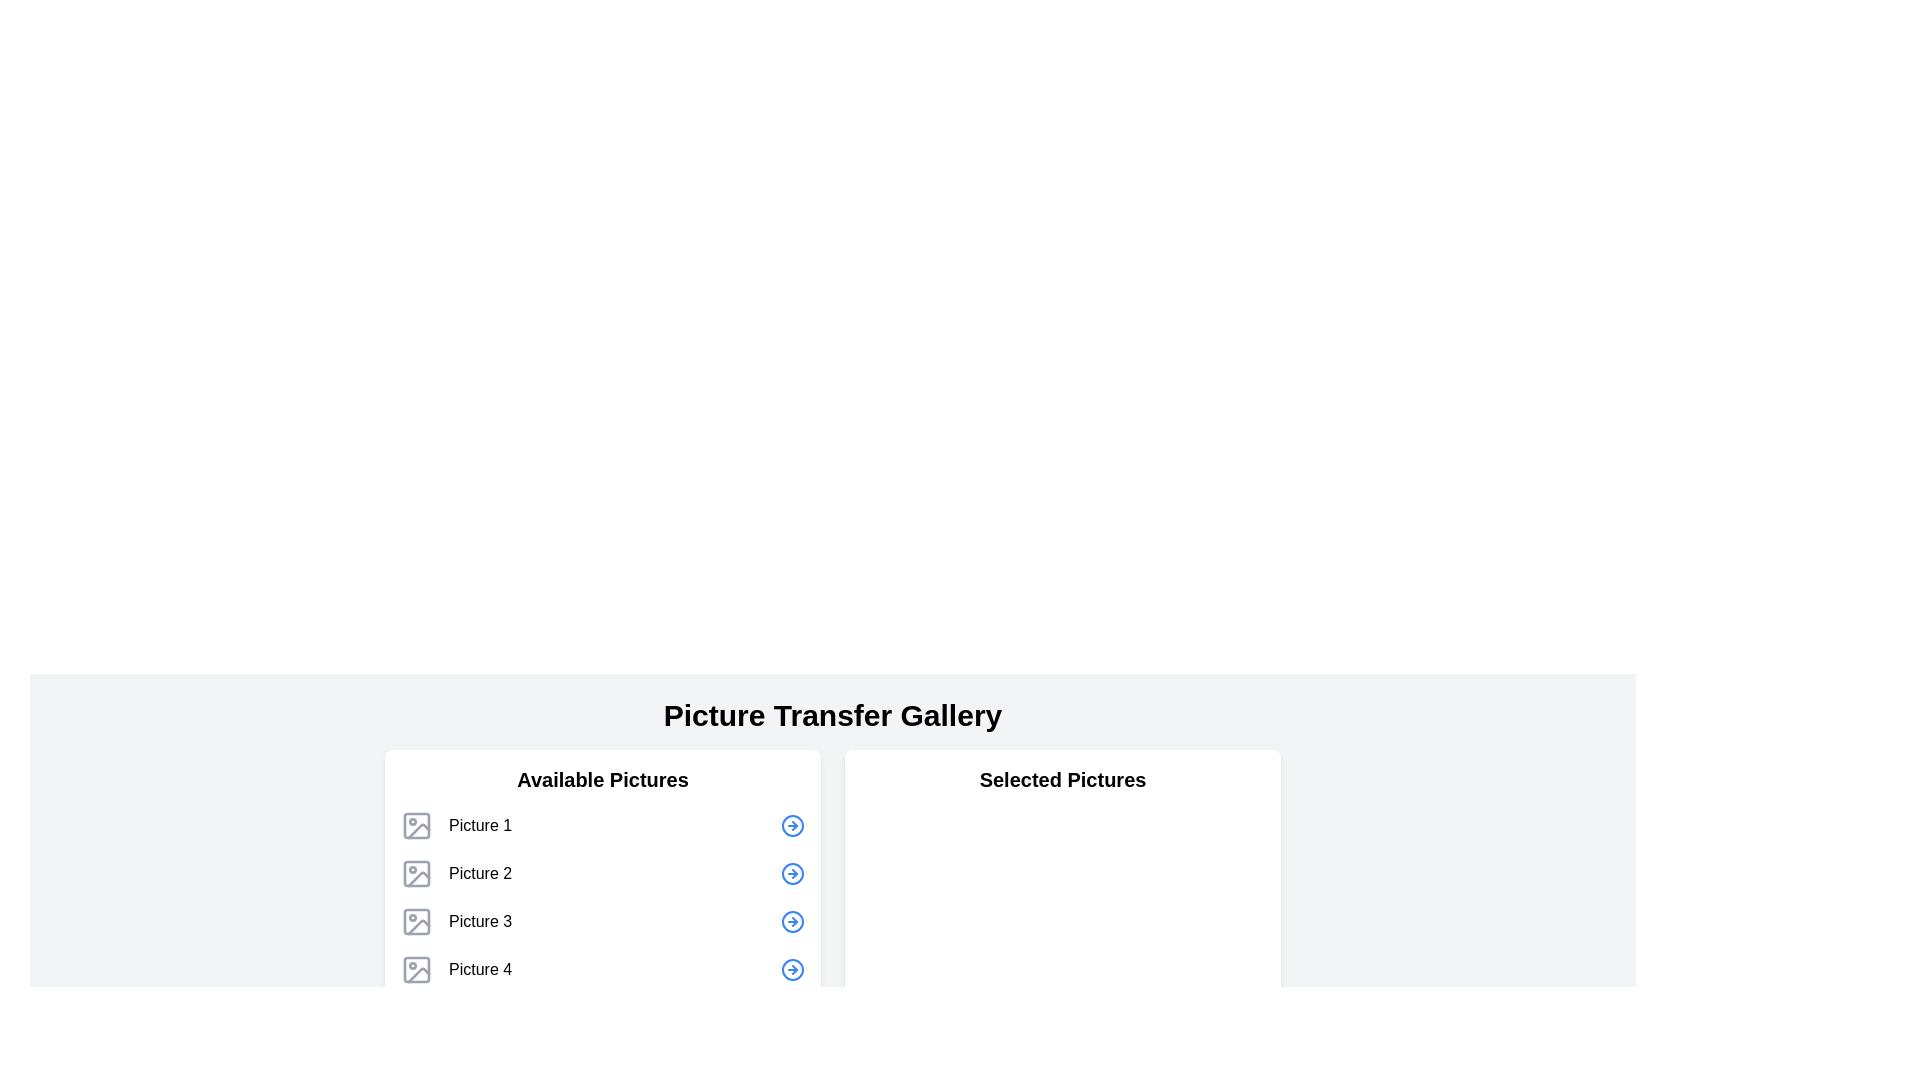 The height and width of the screenshot is (1080, 1920). Describe the element at coordinates (417, 926) in the screenshot. I see `the decorative vector graphic element associated with the 'Picture 3' label in the 'Available Pictures' list, which is the third icon from the top` at that location.